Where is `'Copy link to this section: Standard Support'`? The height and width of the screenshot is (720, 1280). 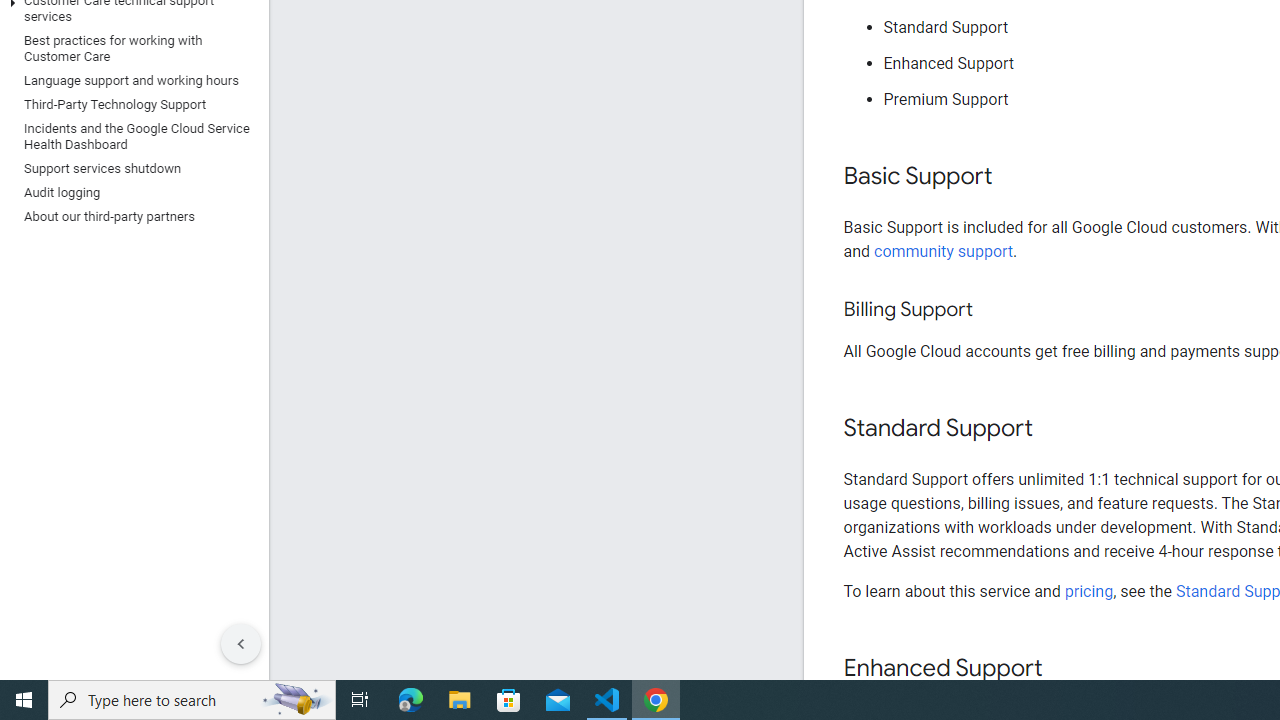 'Copy link to this section: Standard Support' is located at coordinates (1052, 428).